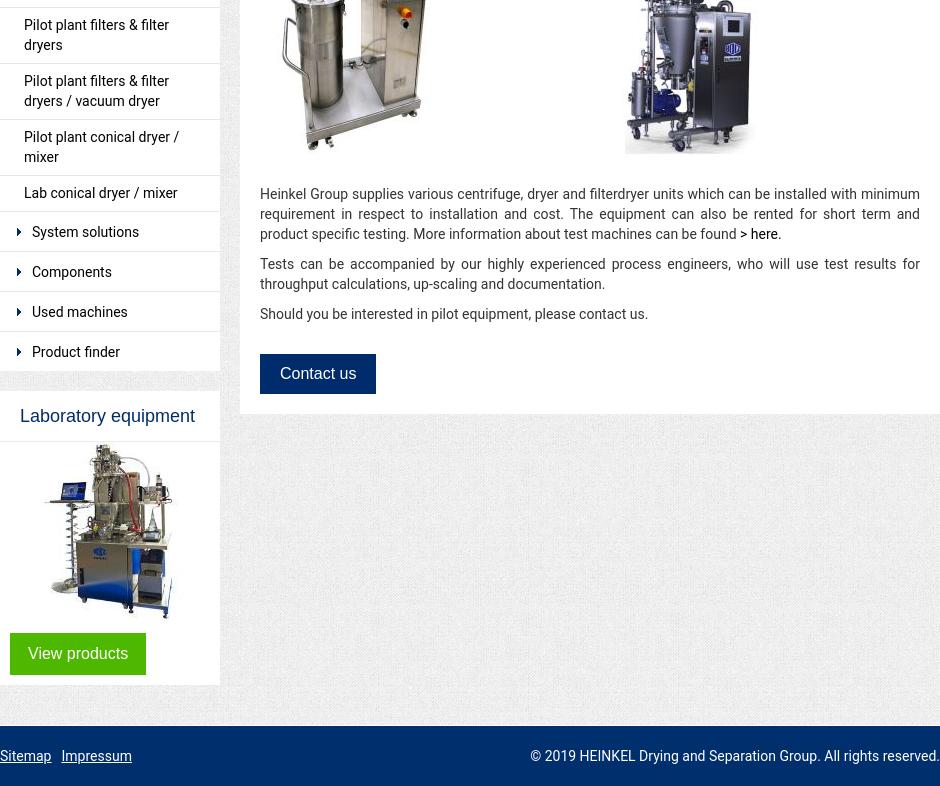 This screenshot has width=940, height=786. I want to click on 'Used machines', so click(31, 311).